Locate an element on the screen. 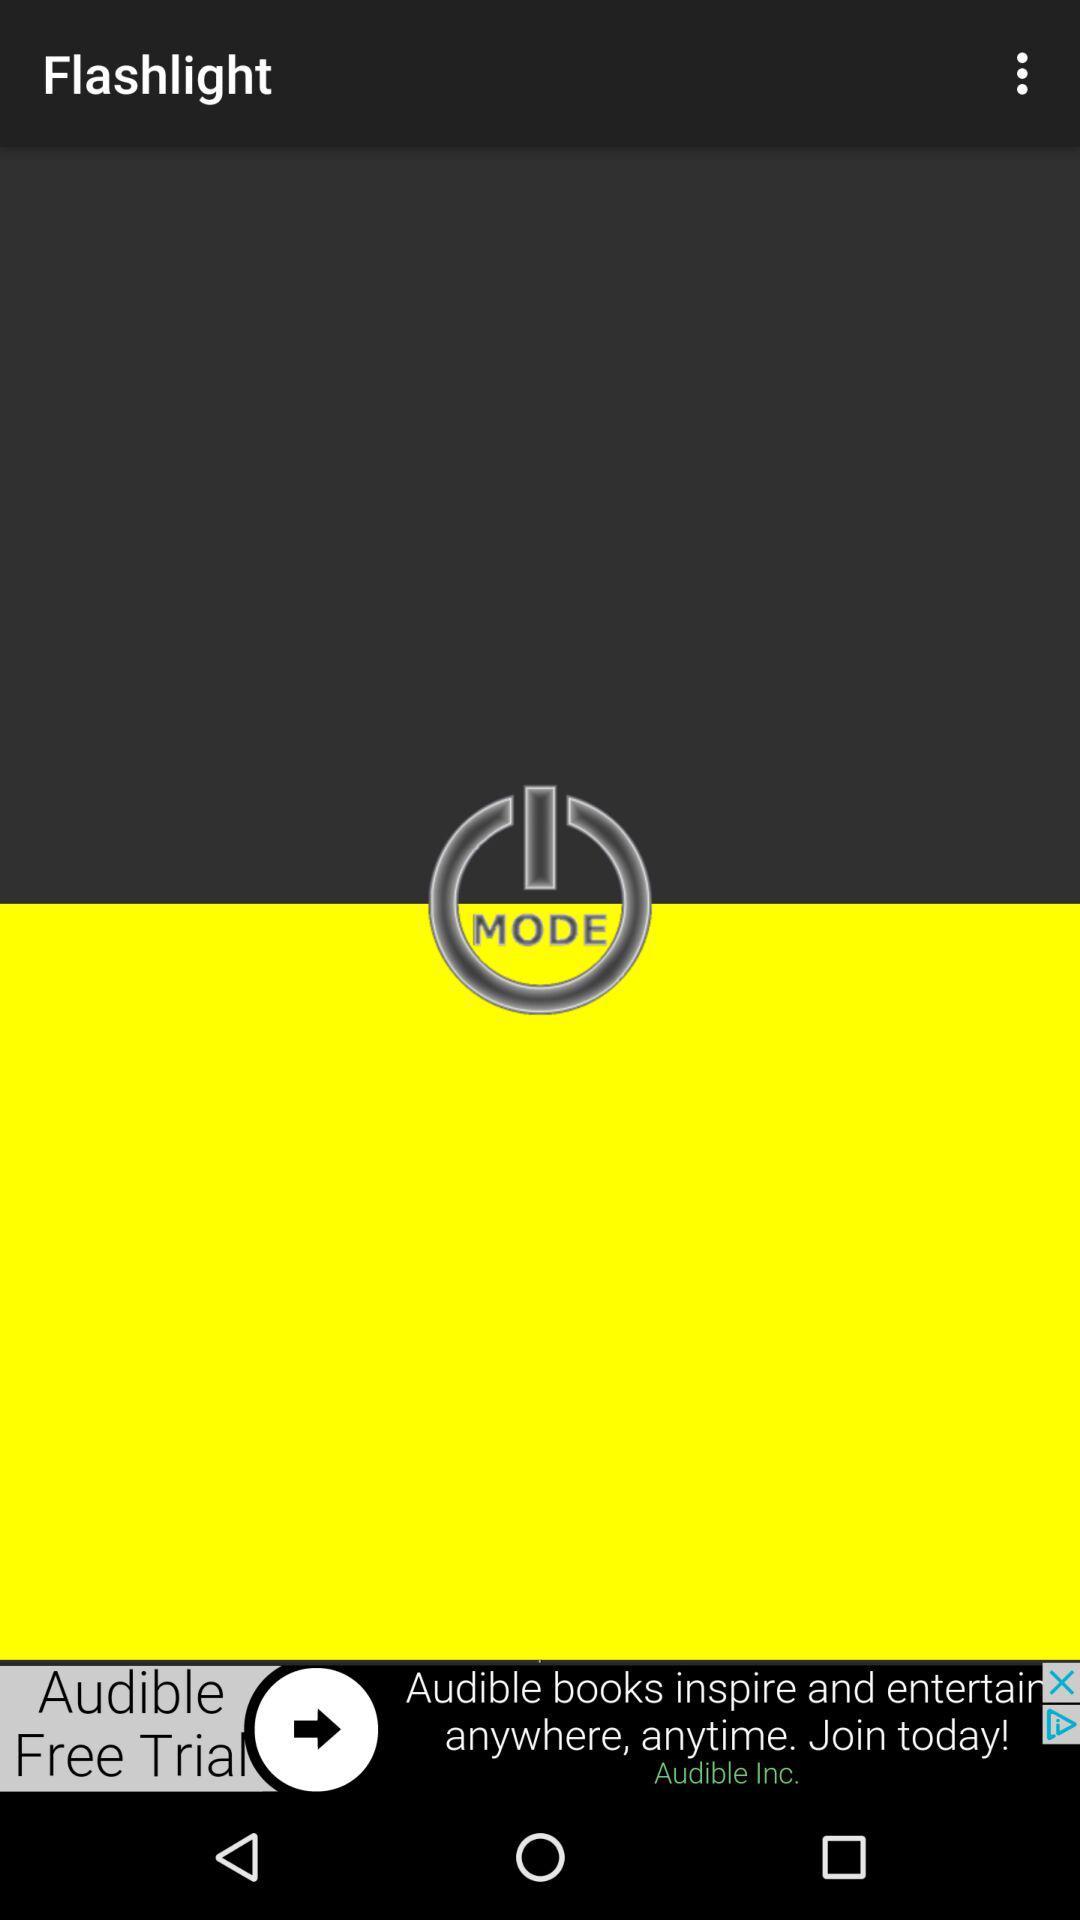 This screenshot has width=1080, height=1920. power button is located at coordinates (540, 901).